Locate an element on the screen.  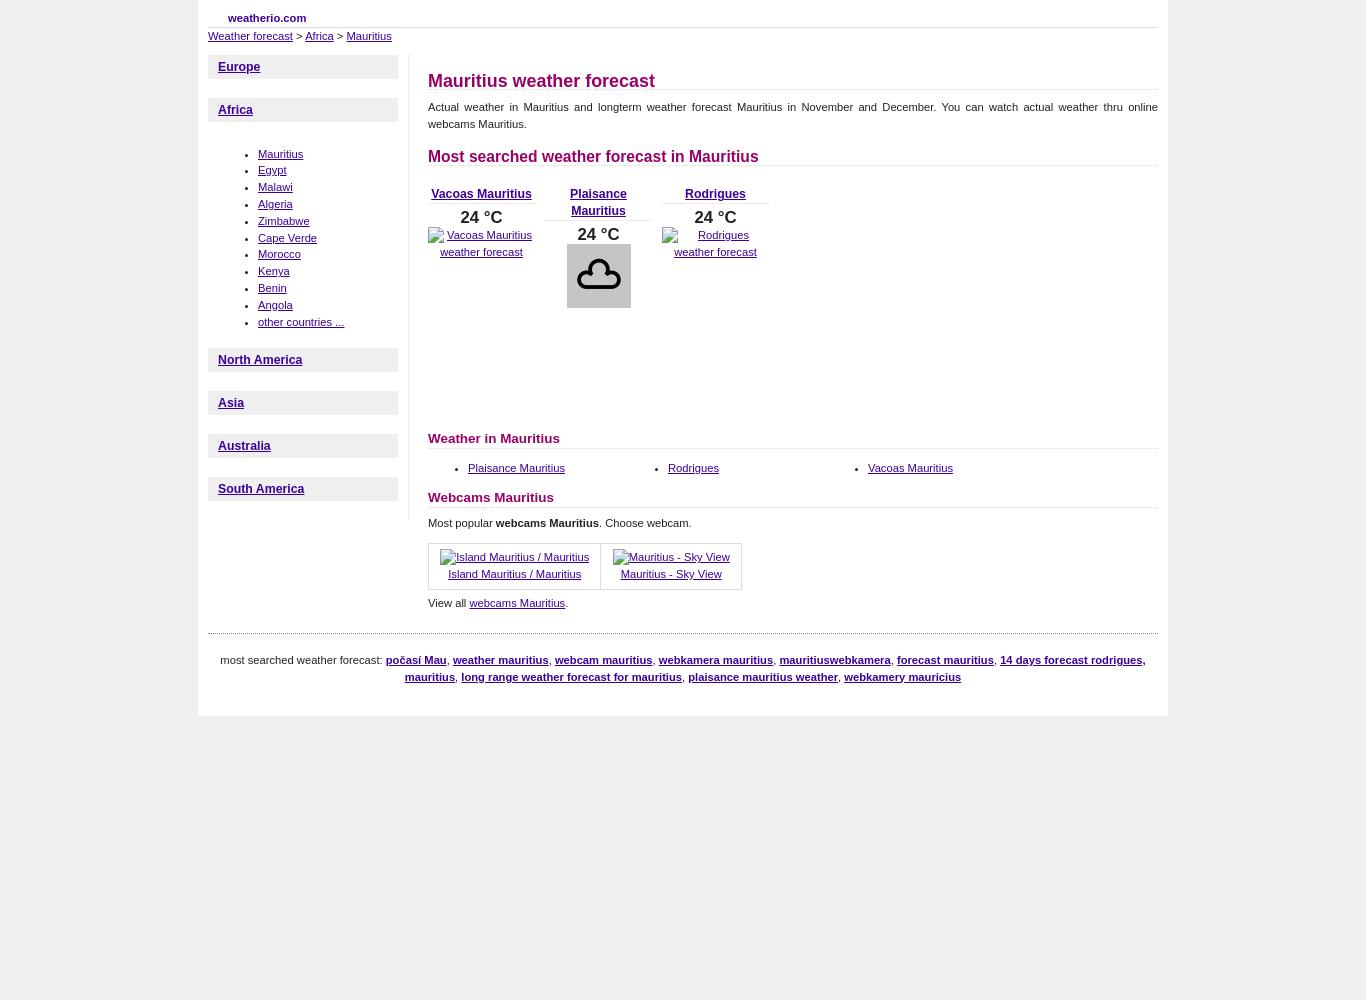
'most searched weather forecast:' is located at coordinates (219, 659).